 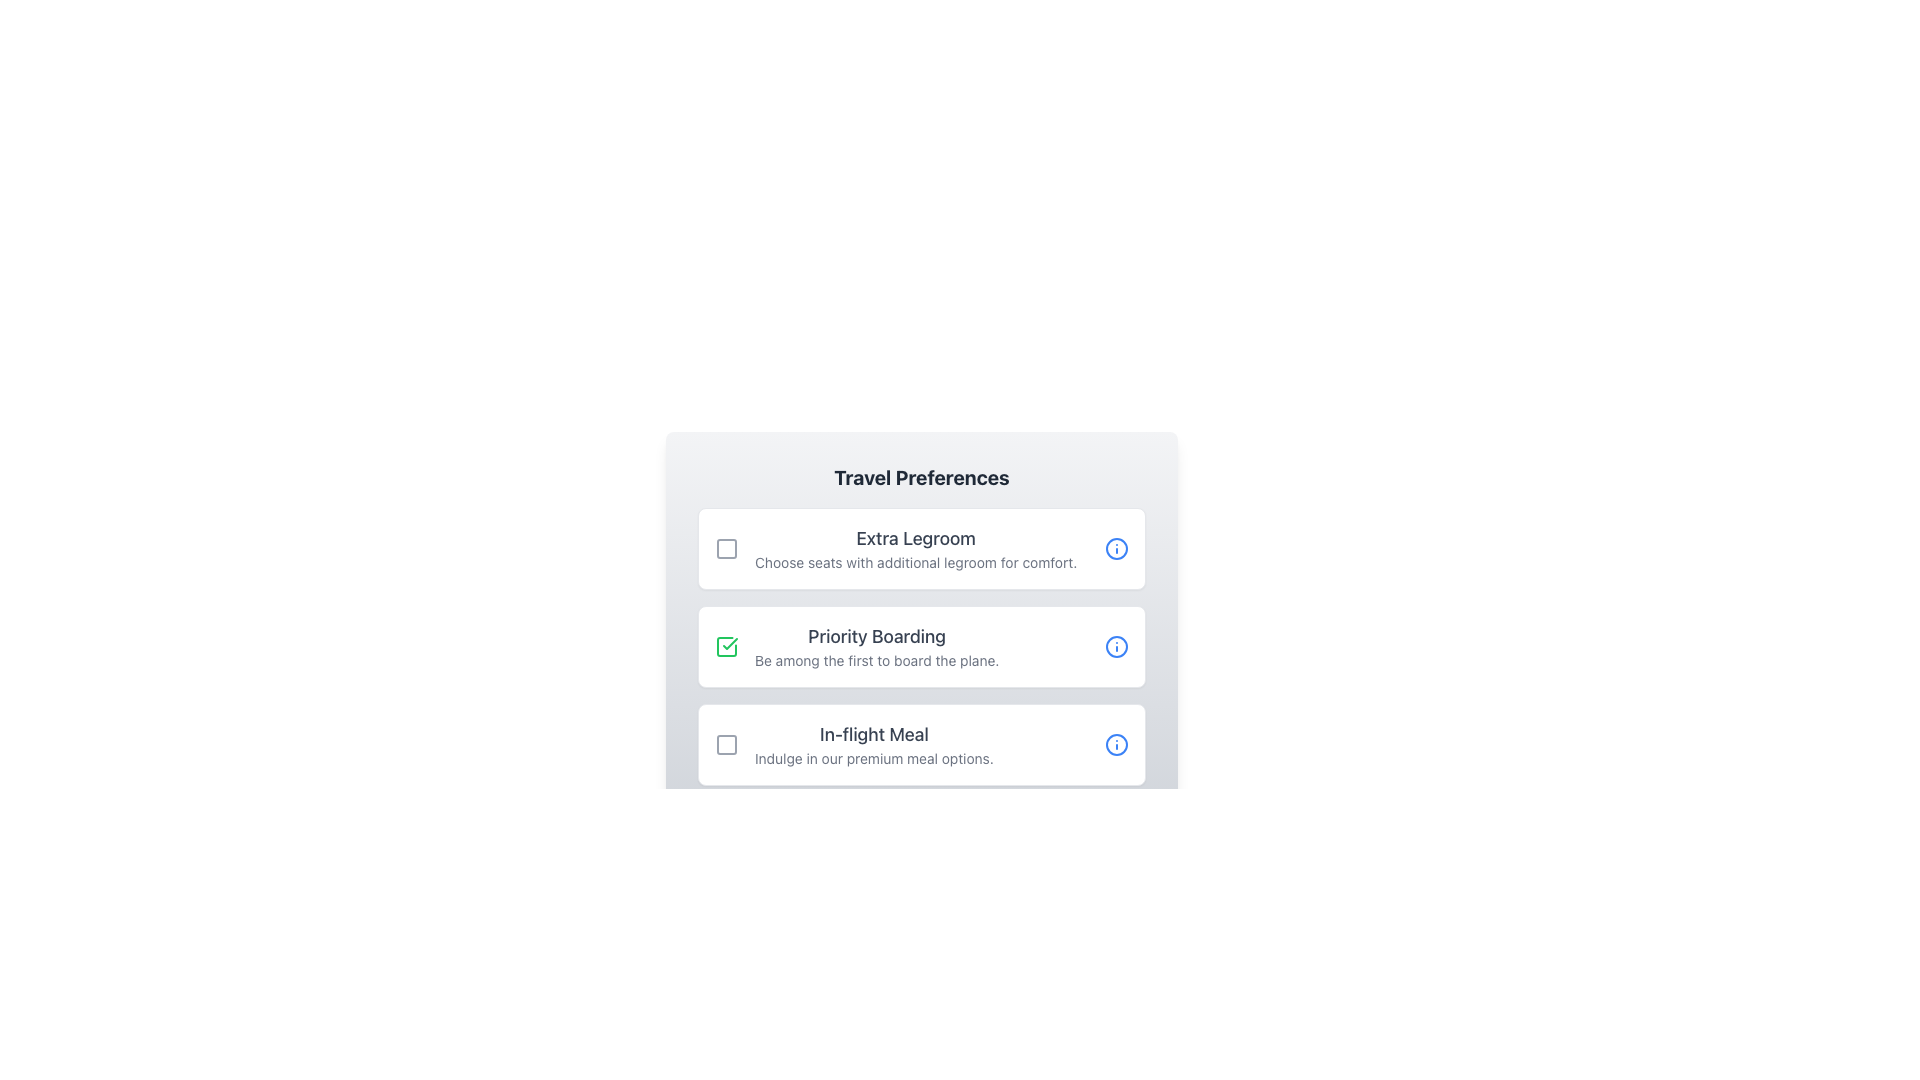 I want to click on the circular icon with a blue border located at the far right end of the 'In-flight Meal' option row, so click(x=1116, y=744).